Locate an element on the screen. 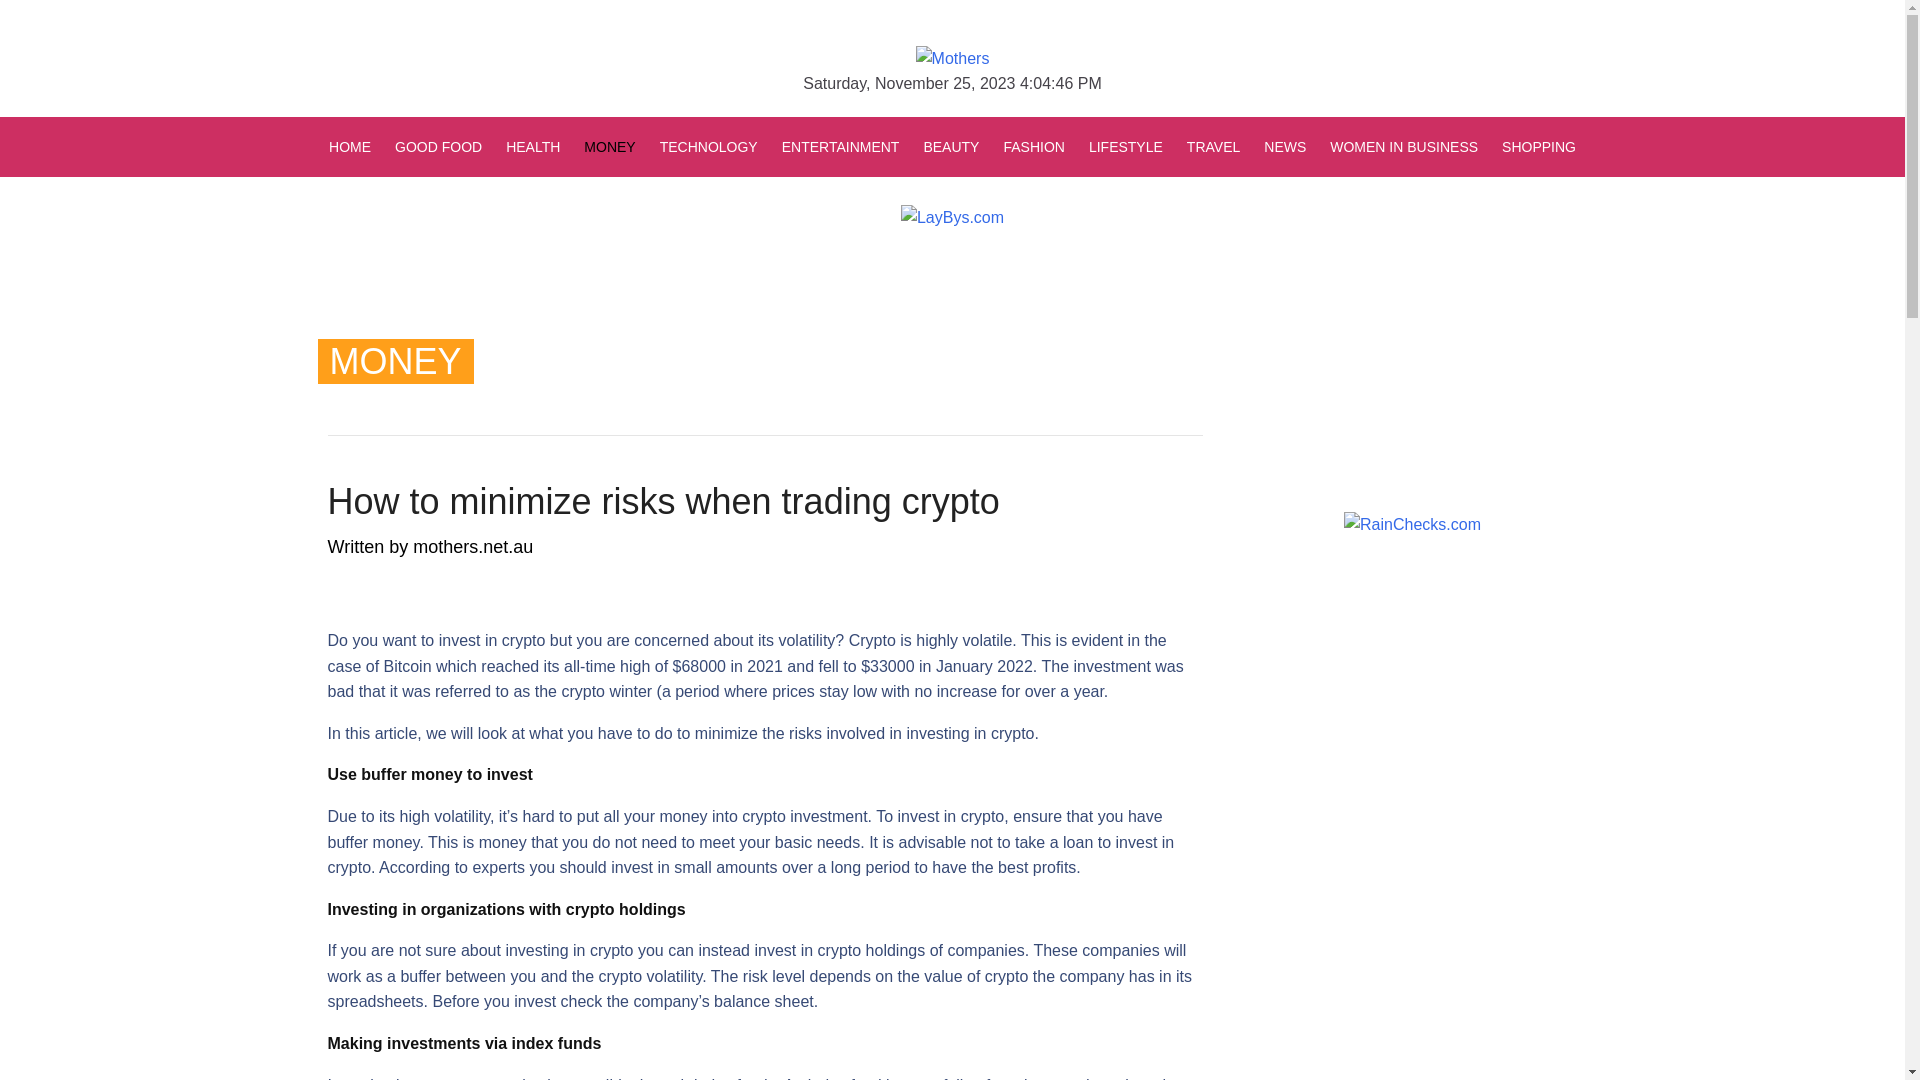  'MONEY' is located at coordinates (570, 145).